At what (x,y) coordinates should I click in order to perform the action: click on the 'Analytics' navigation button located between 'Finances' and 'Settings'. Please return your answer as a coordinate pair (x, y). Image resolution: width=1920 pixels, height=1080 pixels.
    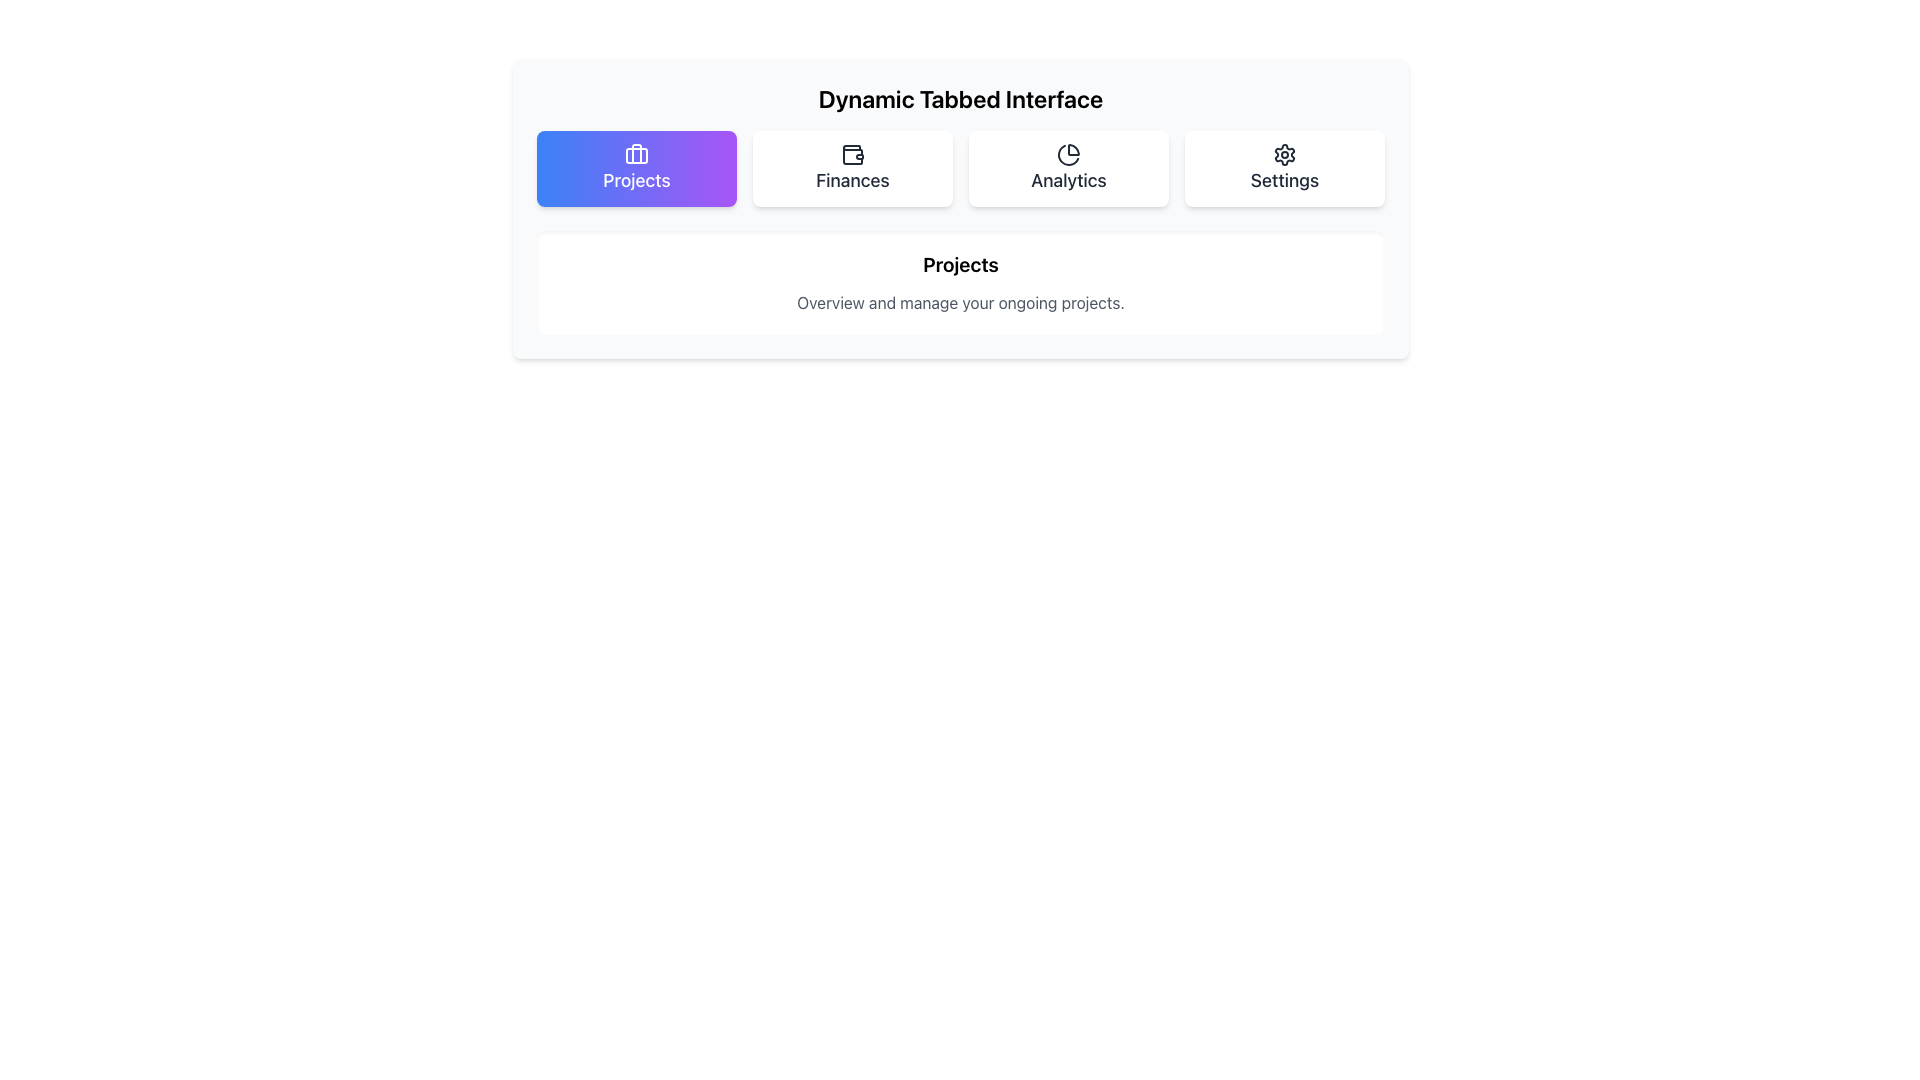
    Looking at the image, I should click on (1067, 168).